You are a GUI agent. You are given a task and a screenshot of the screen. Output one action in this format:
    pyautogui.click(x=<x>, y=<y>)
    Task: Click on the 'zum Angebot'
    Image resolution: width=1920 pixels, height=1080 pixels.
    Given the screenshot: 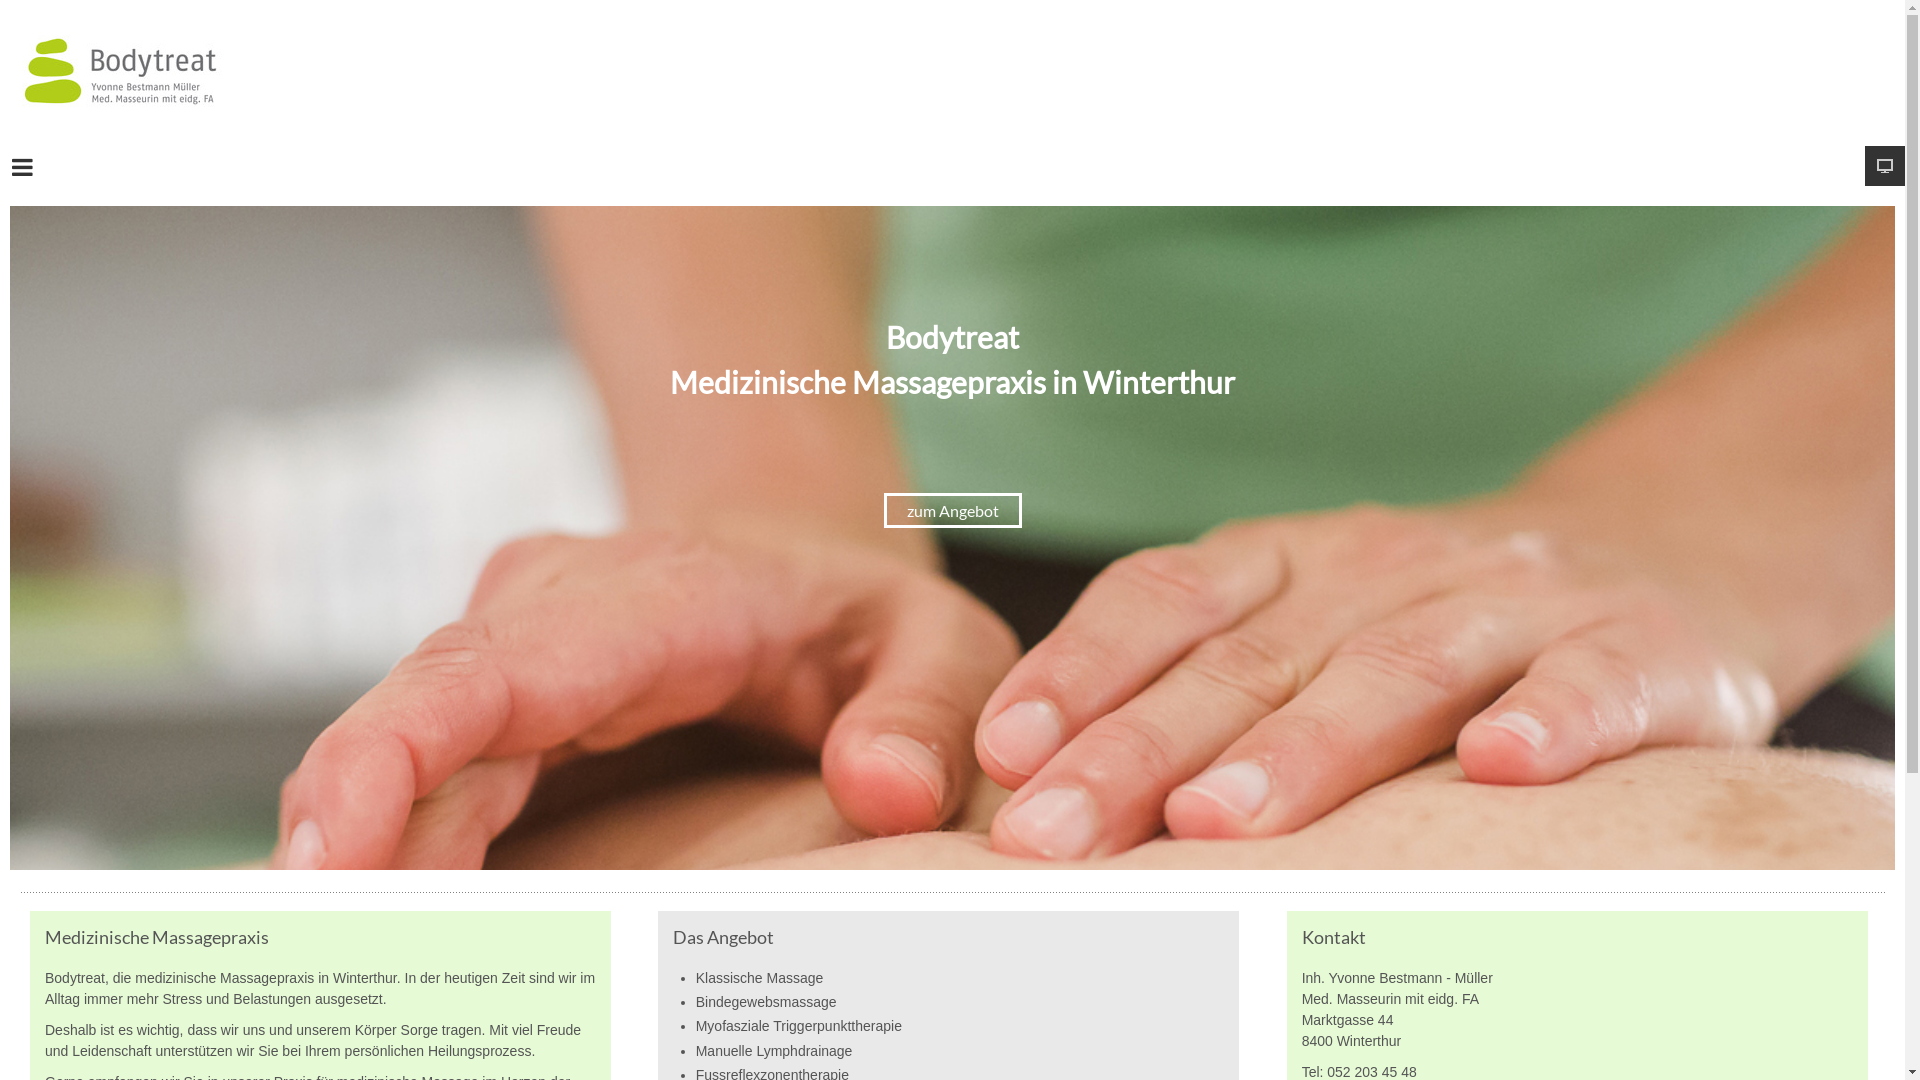 What is the action you would take?
    pyautogui.click(x=952, y=509)
    